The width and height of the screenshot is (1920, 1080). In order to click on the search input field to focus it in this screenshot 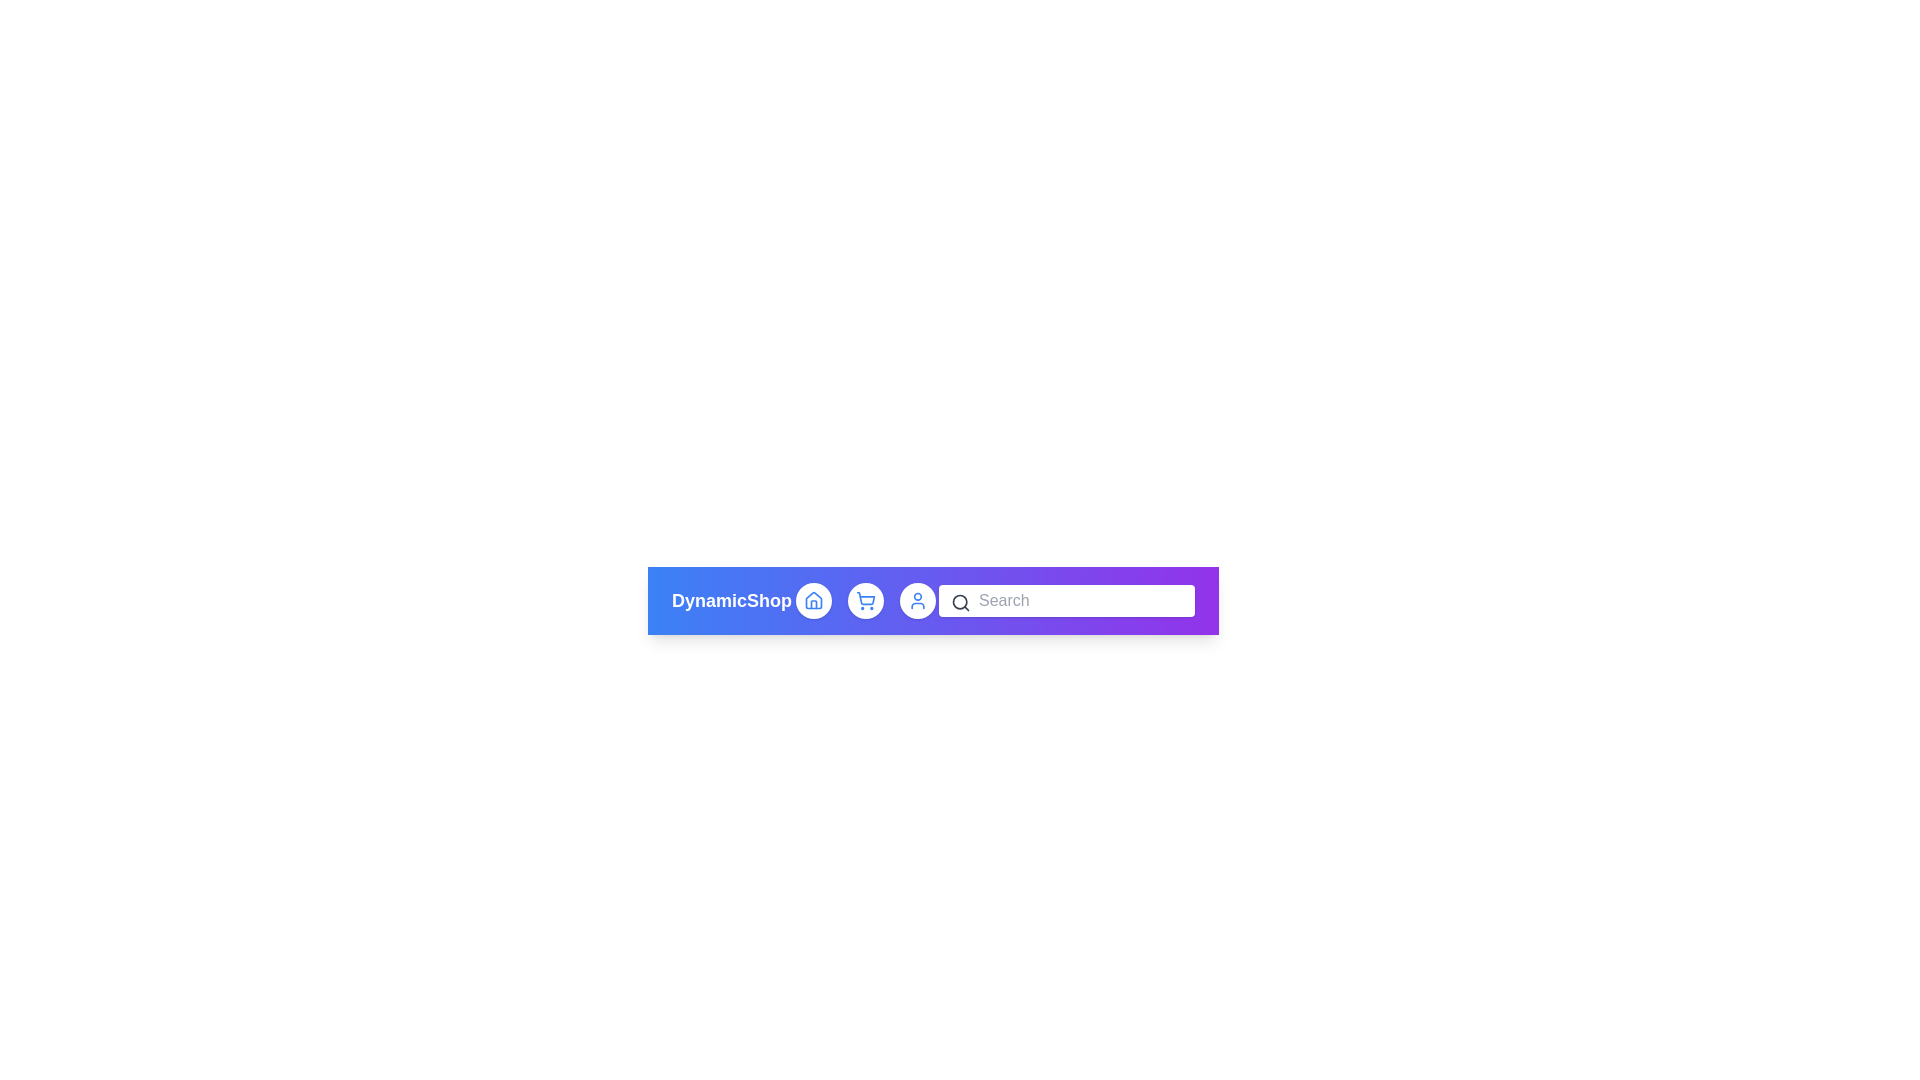, I will do `click(1065, 600)`.